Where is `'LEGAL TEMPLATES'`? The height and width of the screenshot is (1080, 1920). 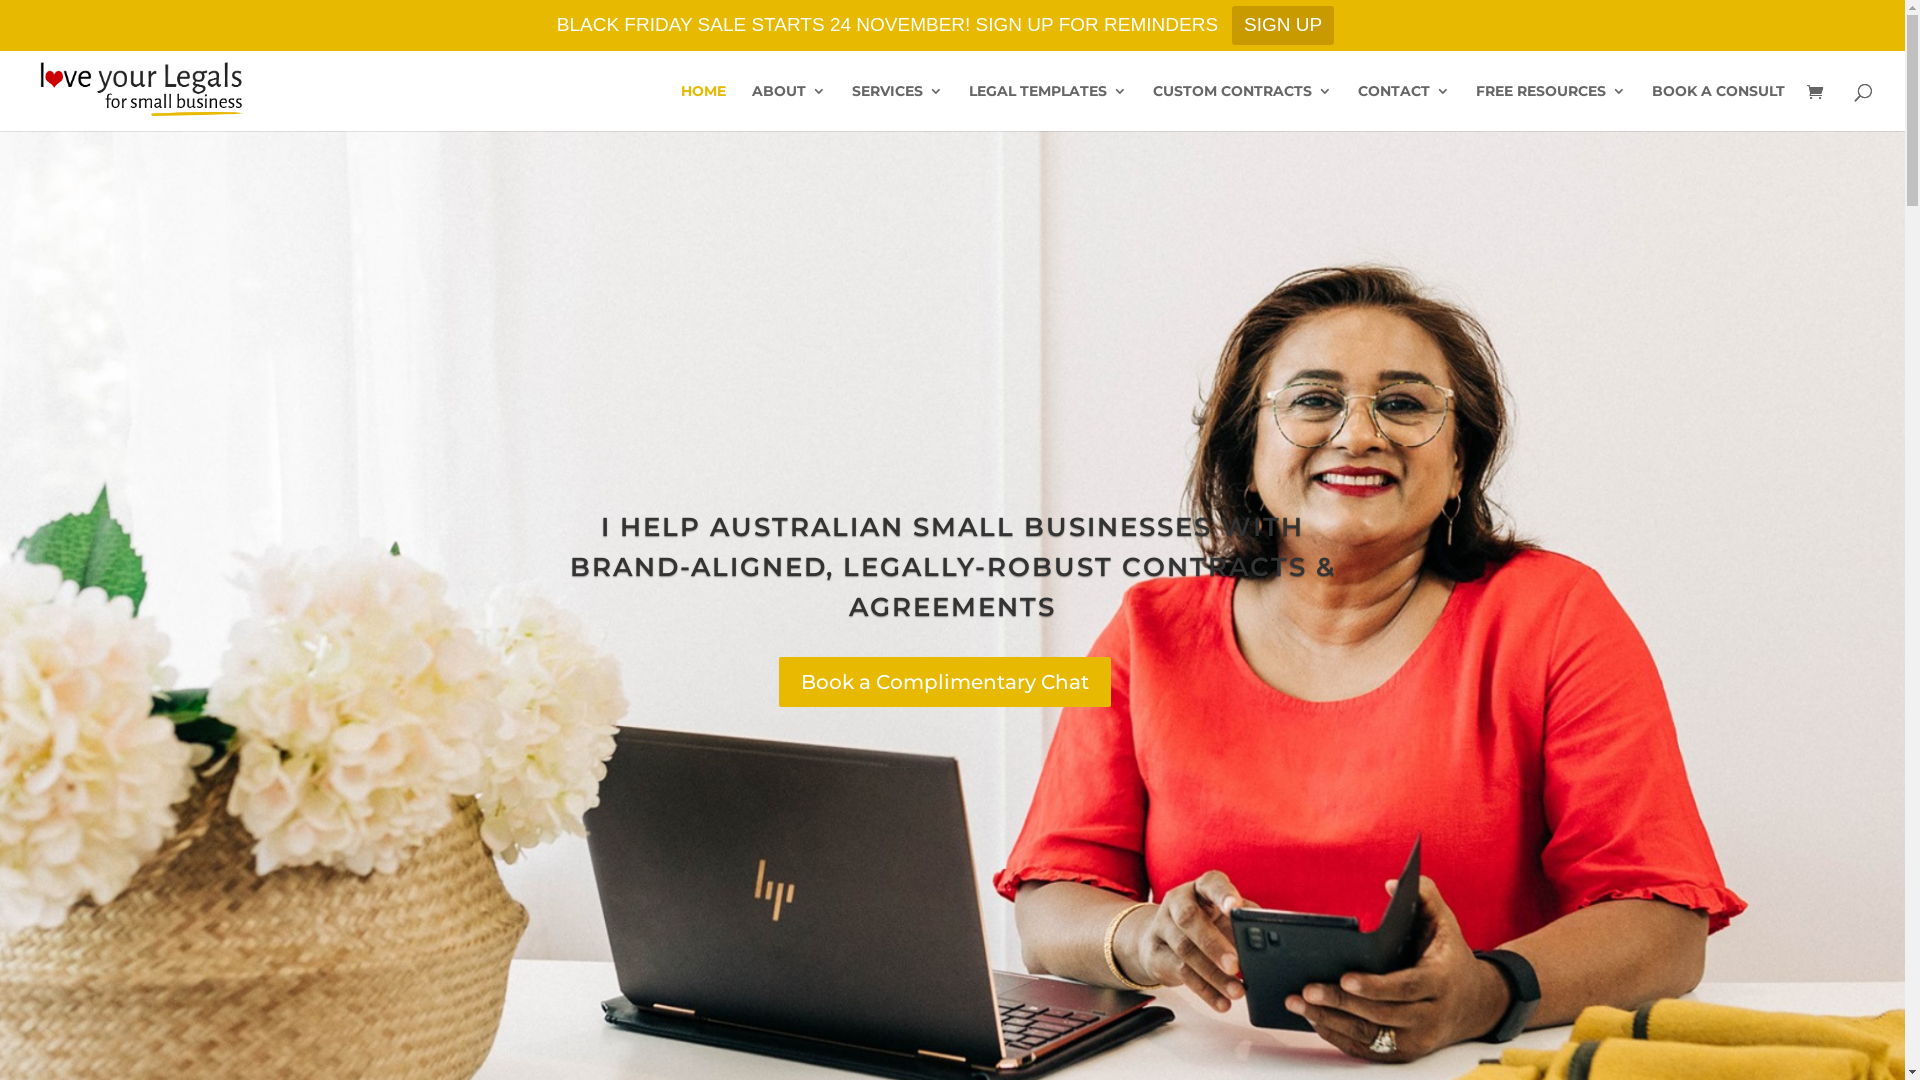
'LEGAL TEMPLATES' is located at coordinates (969, 107).